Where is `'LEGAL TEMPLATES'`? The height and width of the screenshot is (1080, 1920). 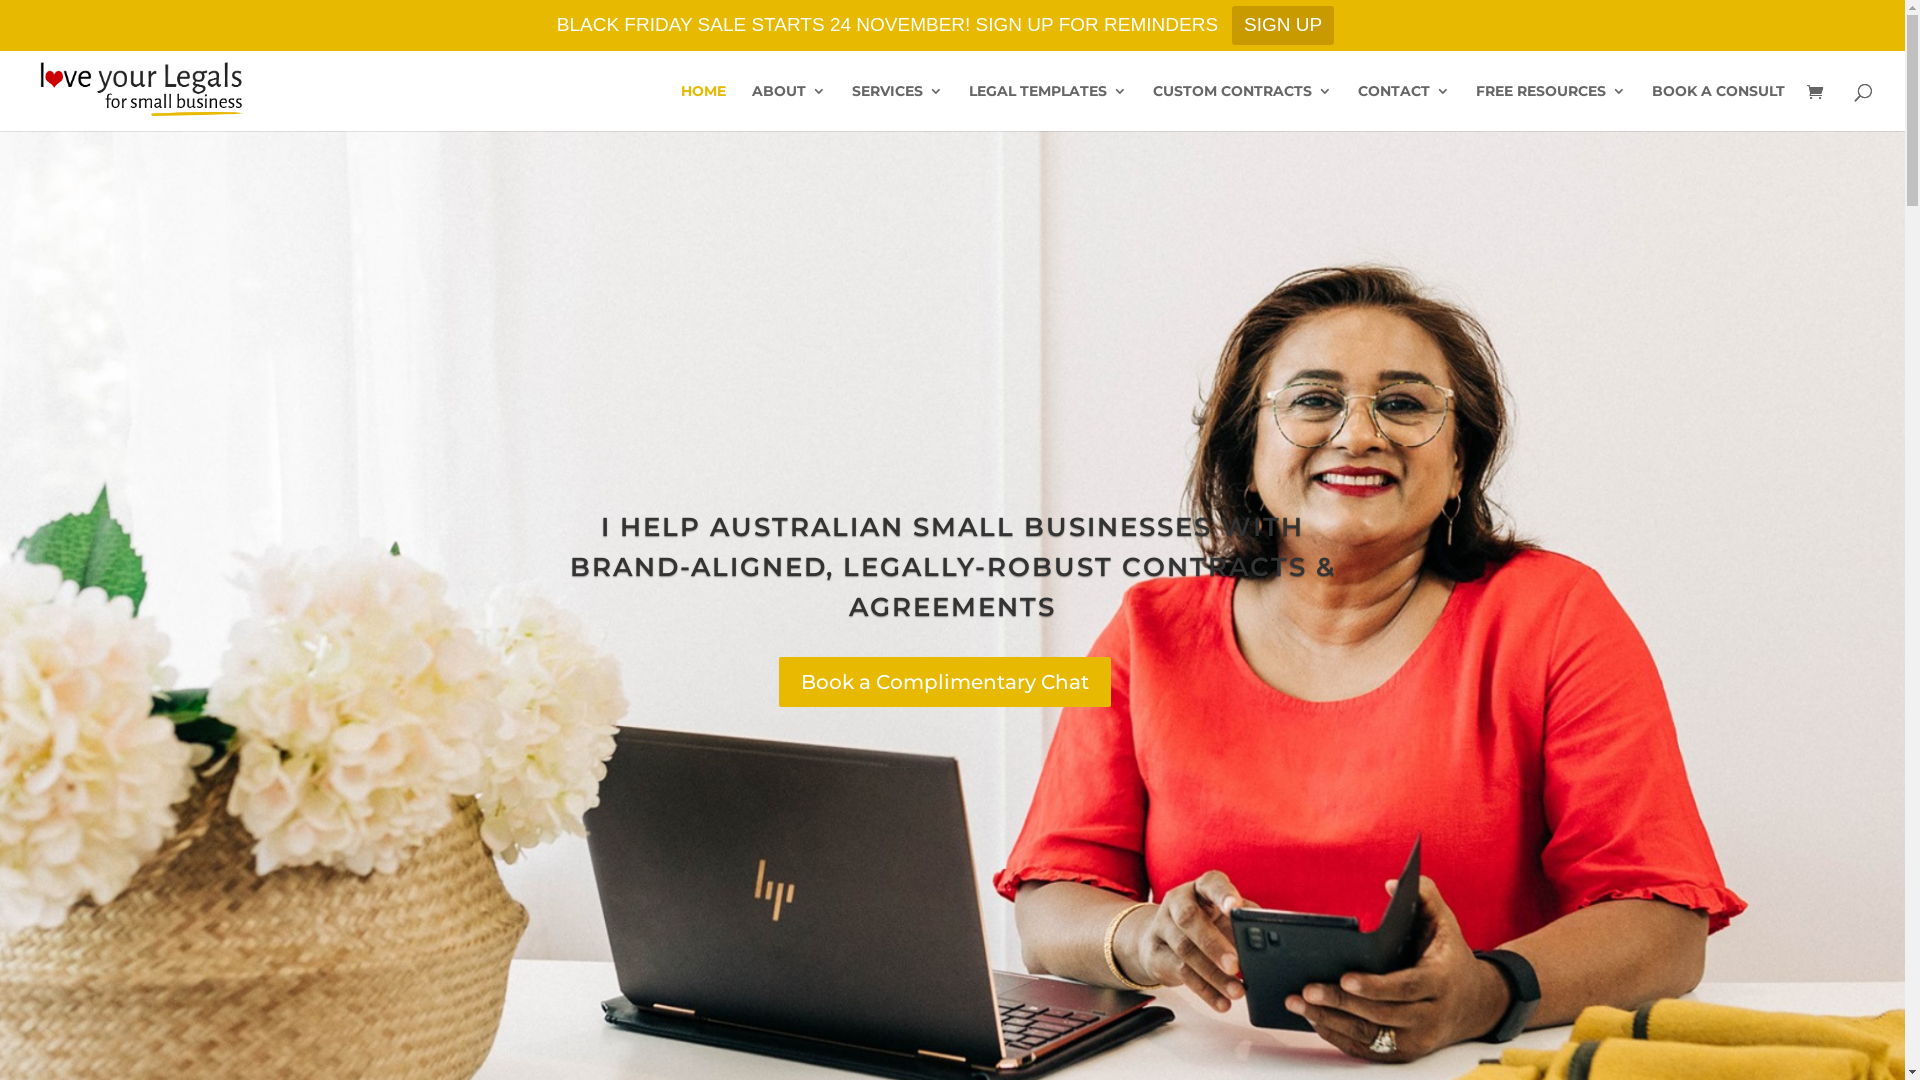
'LEGAL TEMPLATES' is located at coordinates (969, 107).